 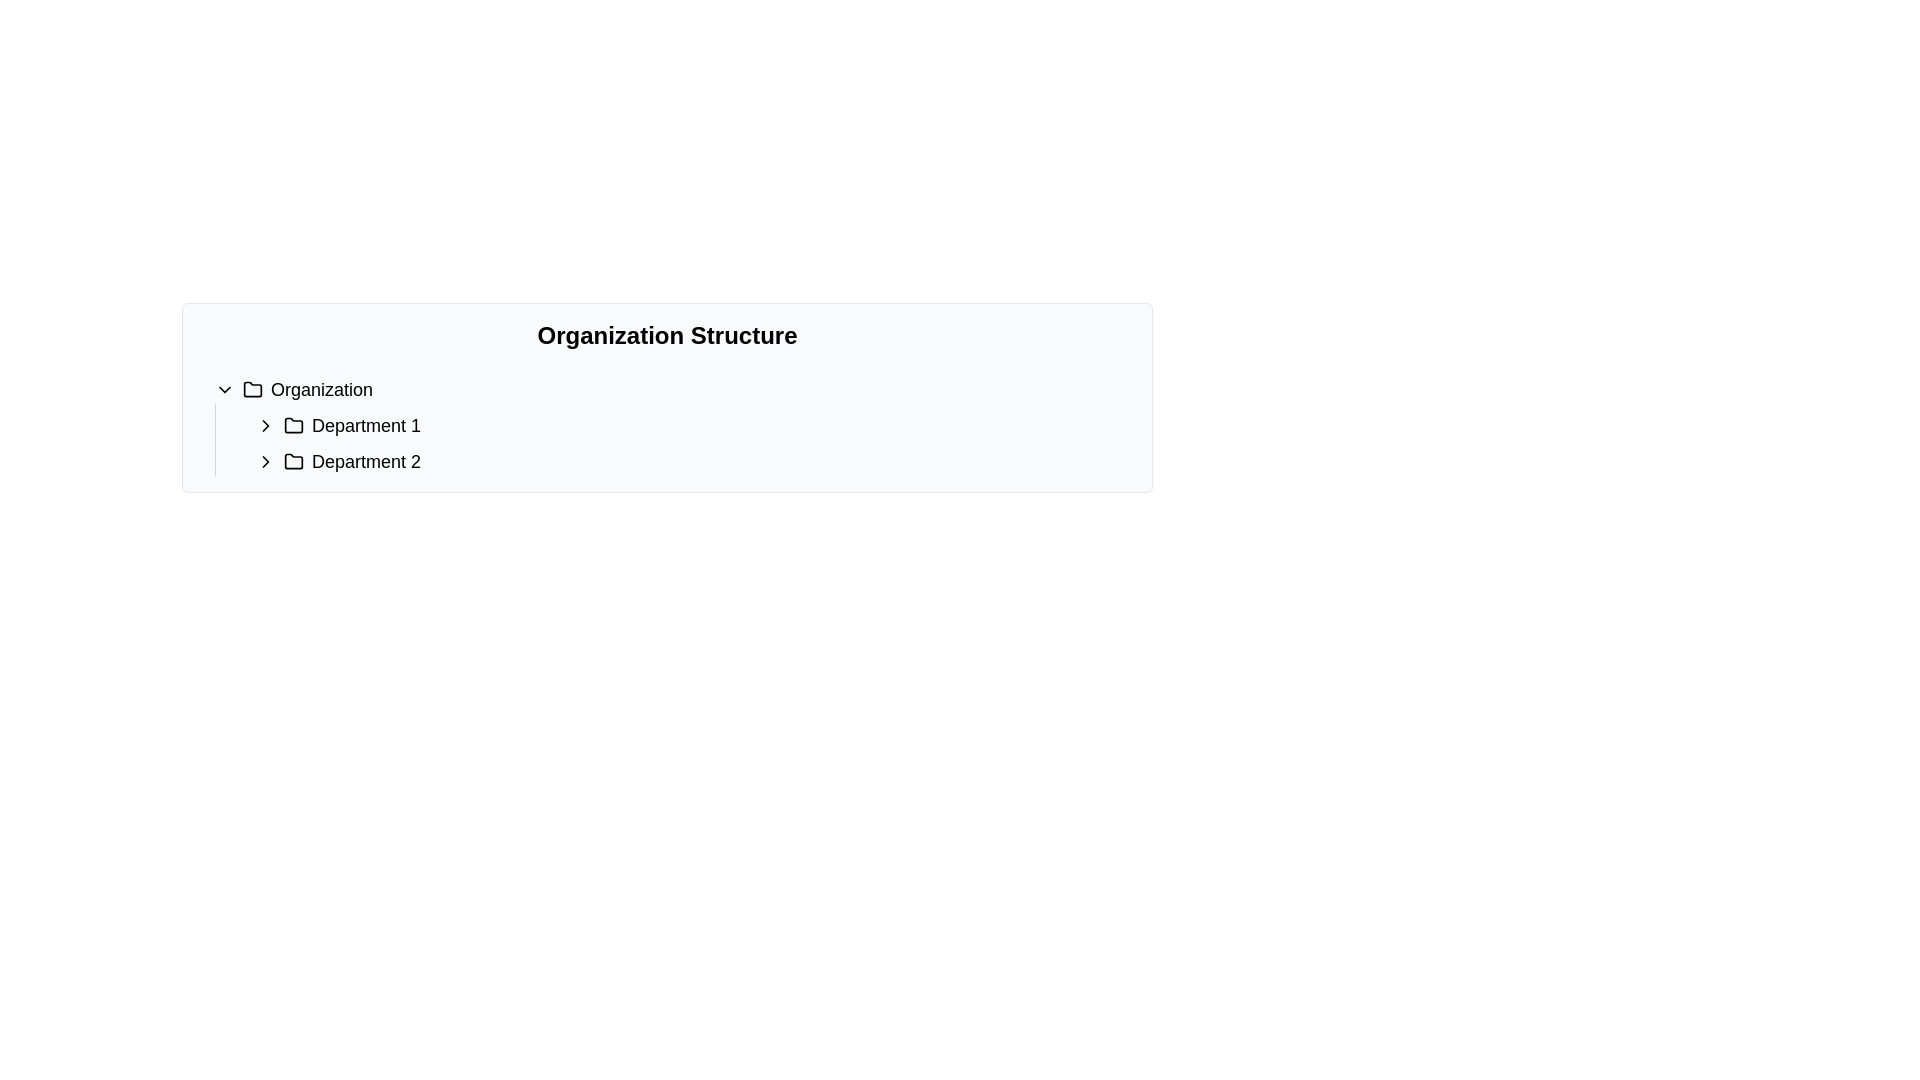 I want to click on the folder icon located to the left of the text 'Department 1', which serves as an indicator for the department's iconography, so click(x=292, y=424).